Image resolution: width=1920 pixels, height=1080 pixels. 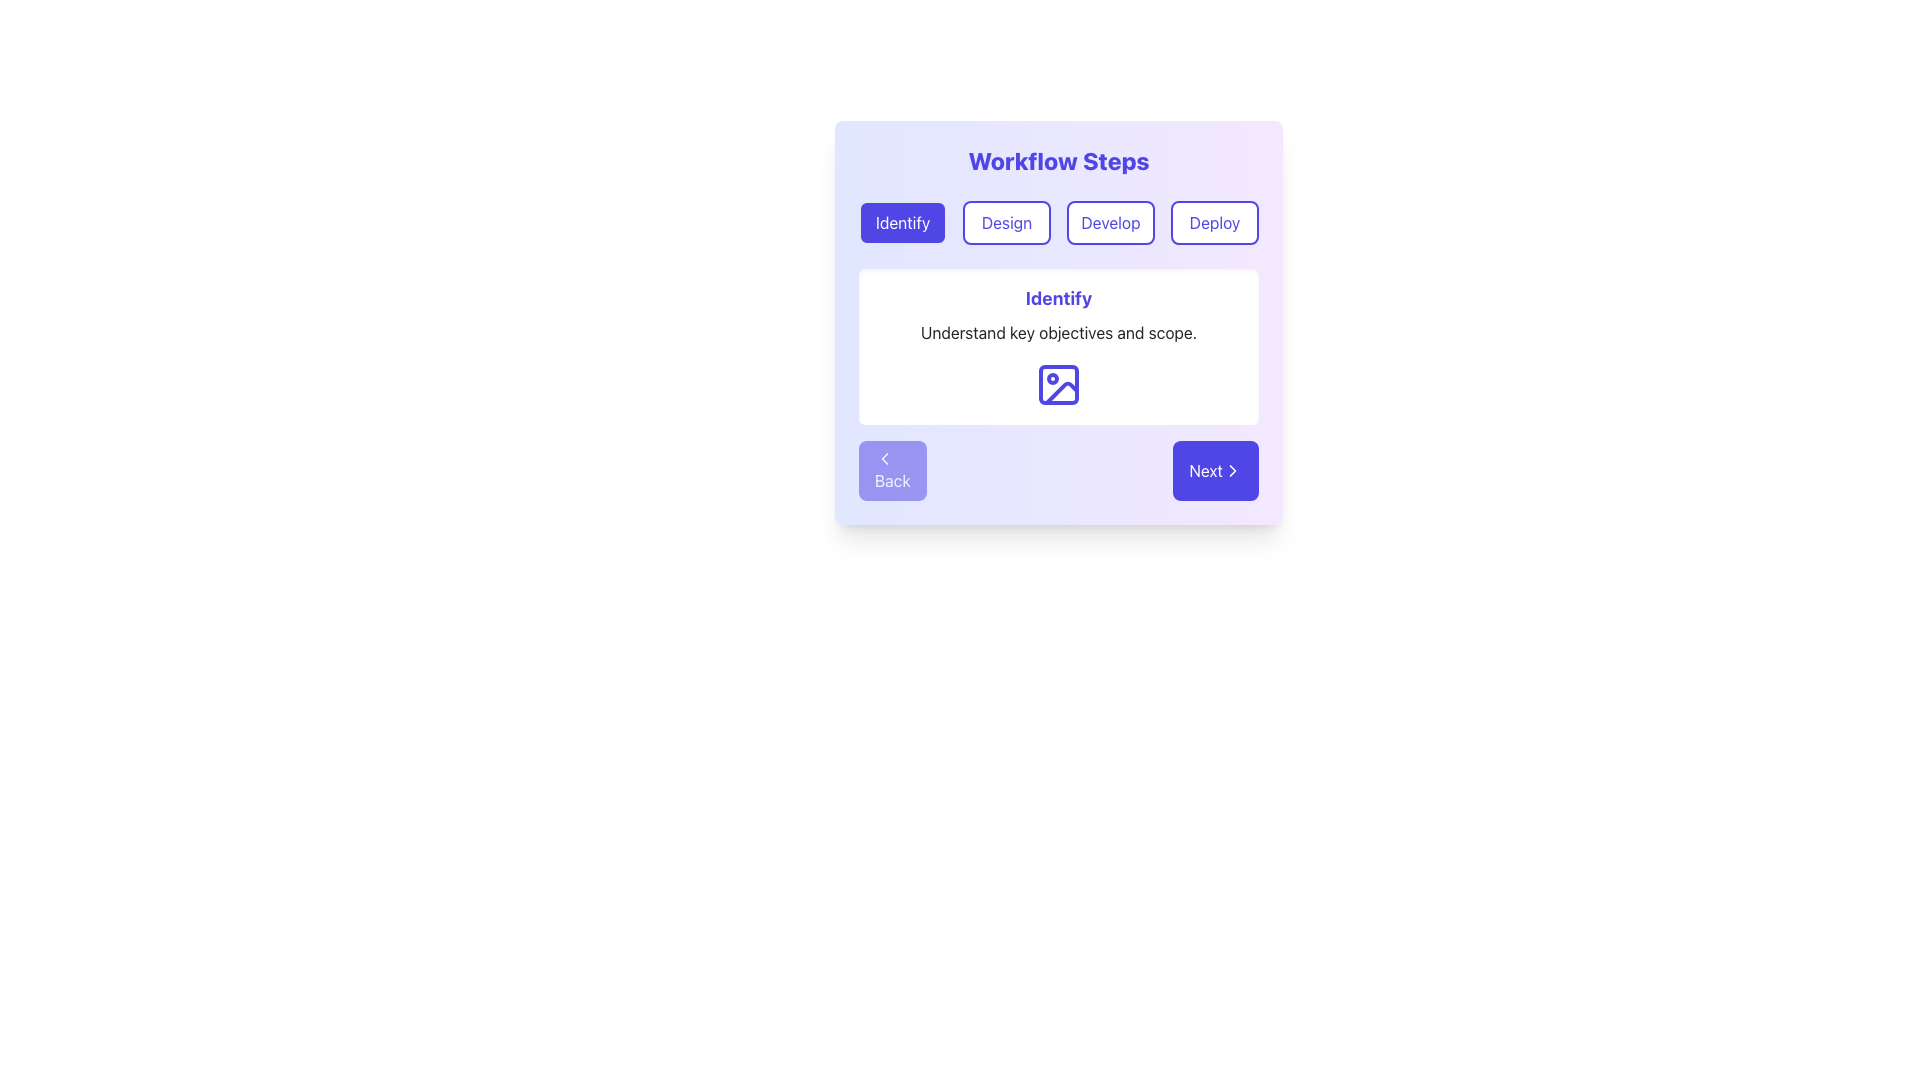 What do you see at coordinates (1232, 470) in the screenshot?
I see `the right-pointing chevron icon within the 'Next' button located in the bottom-right corner of the workflow step card` at bounding box center [1232, 470].